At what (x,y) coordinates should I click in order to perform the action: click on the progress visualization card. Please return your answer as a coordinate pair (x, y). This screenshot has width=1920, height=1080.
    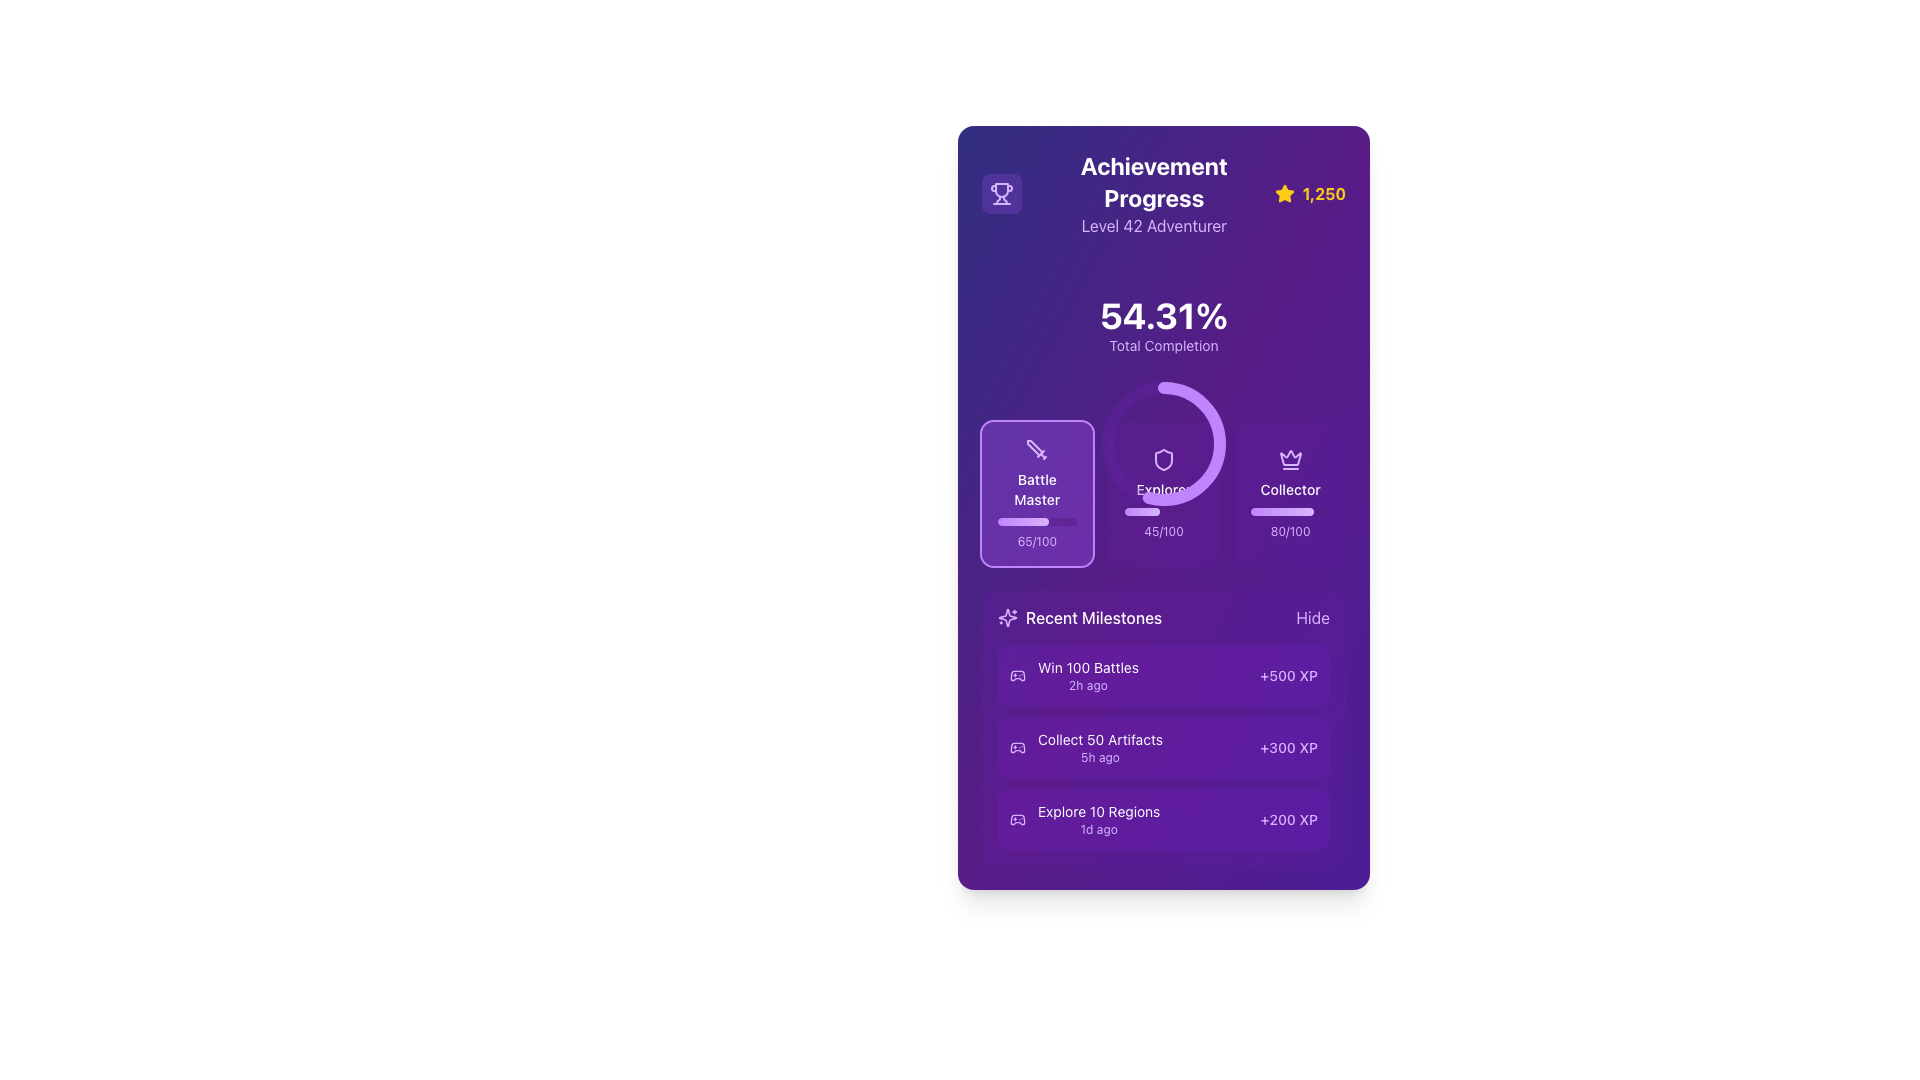
    Looking at the image, I should click on (1163, 493).